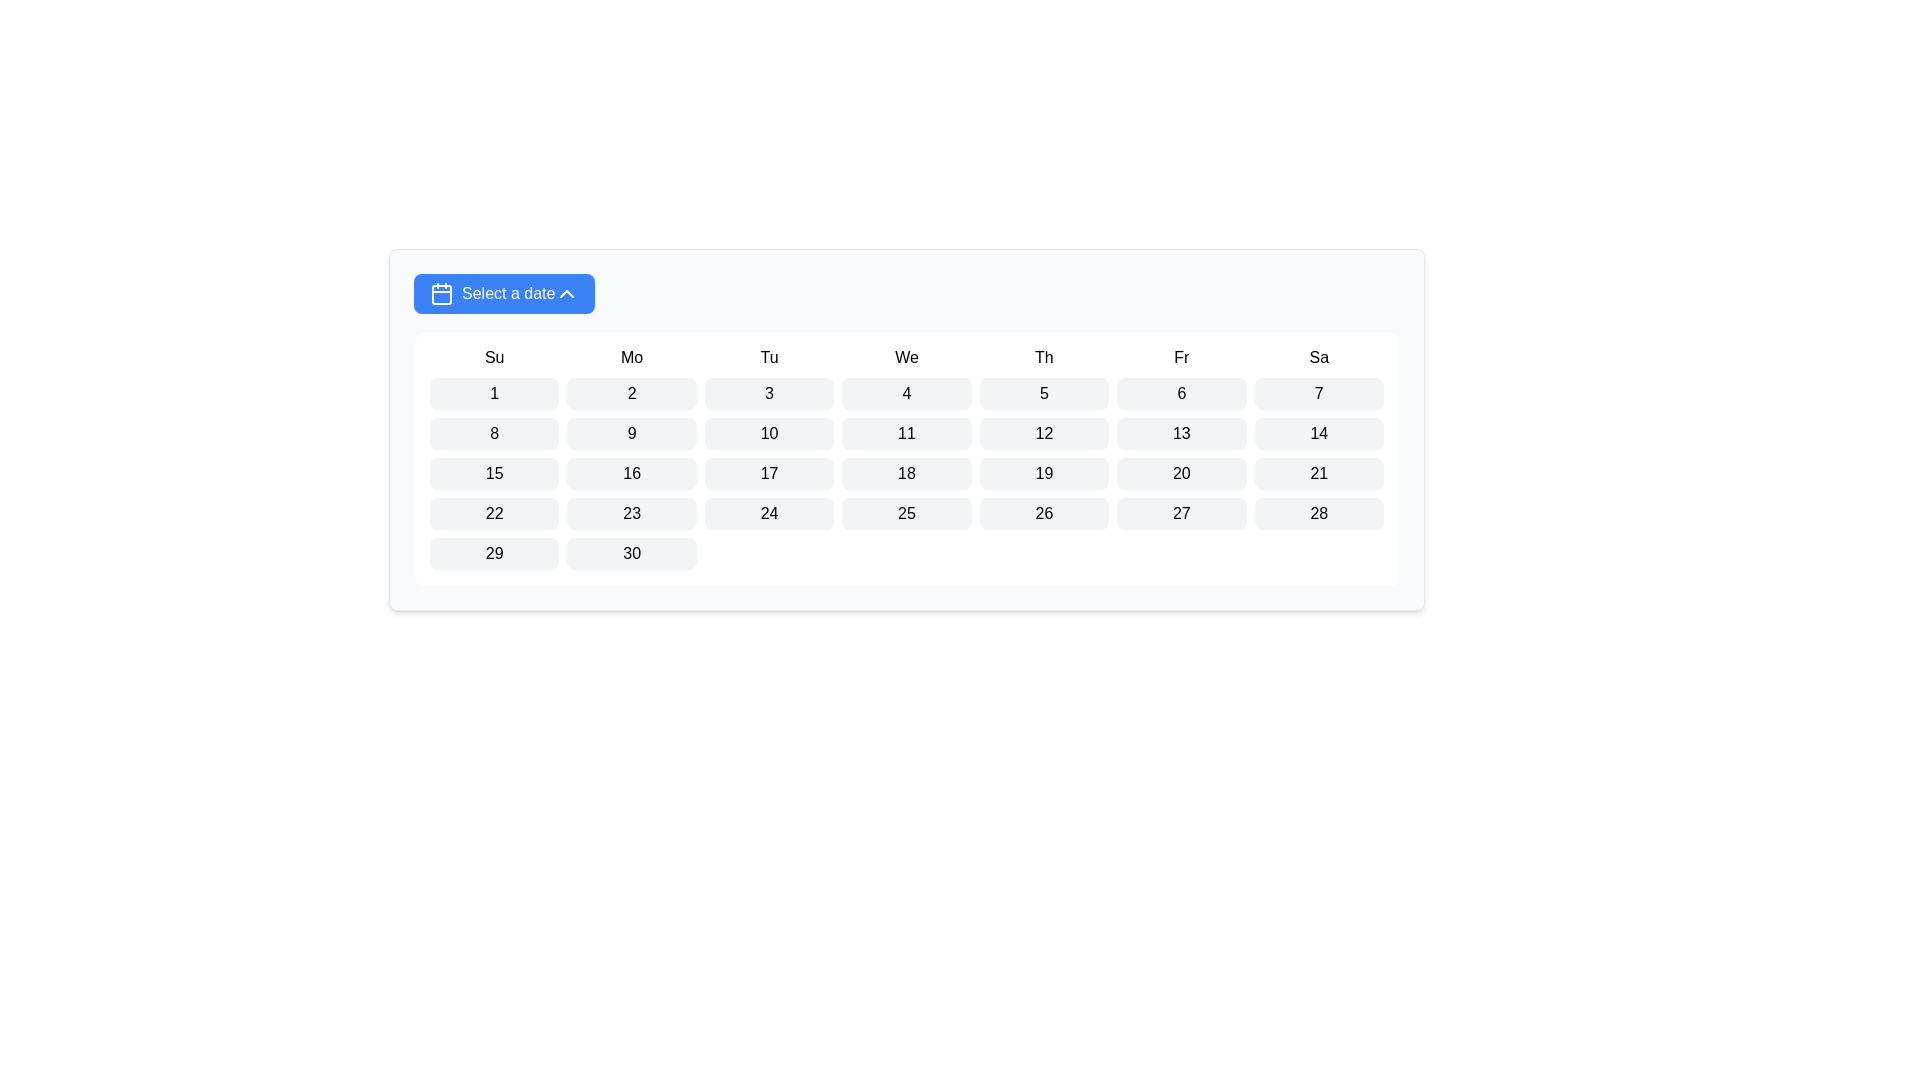  Describe the element at coordinates (1319, 433) in the screenshot. I see `the button that allows users to select the day '14'` at that location.